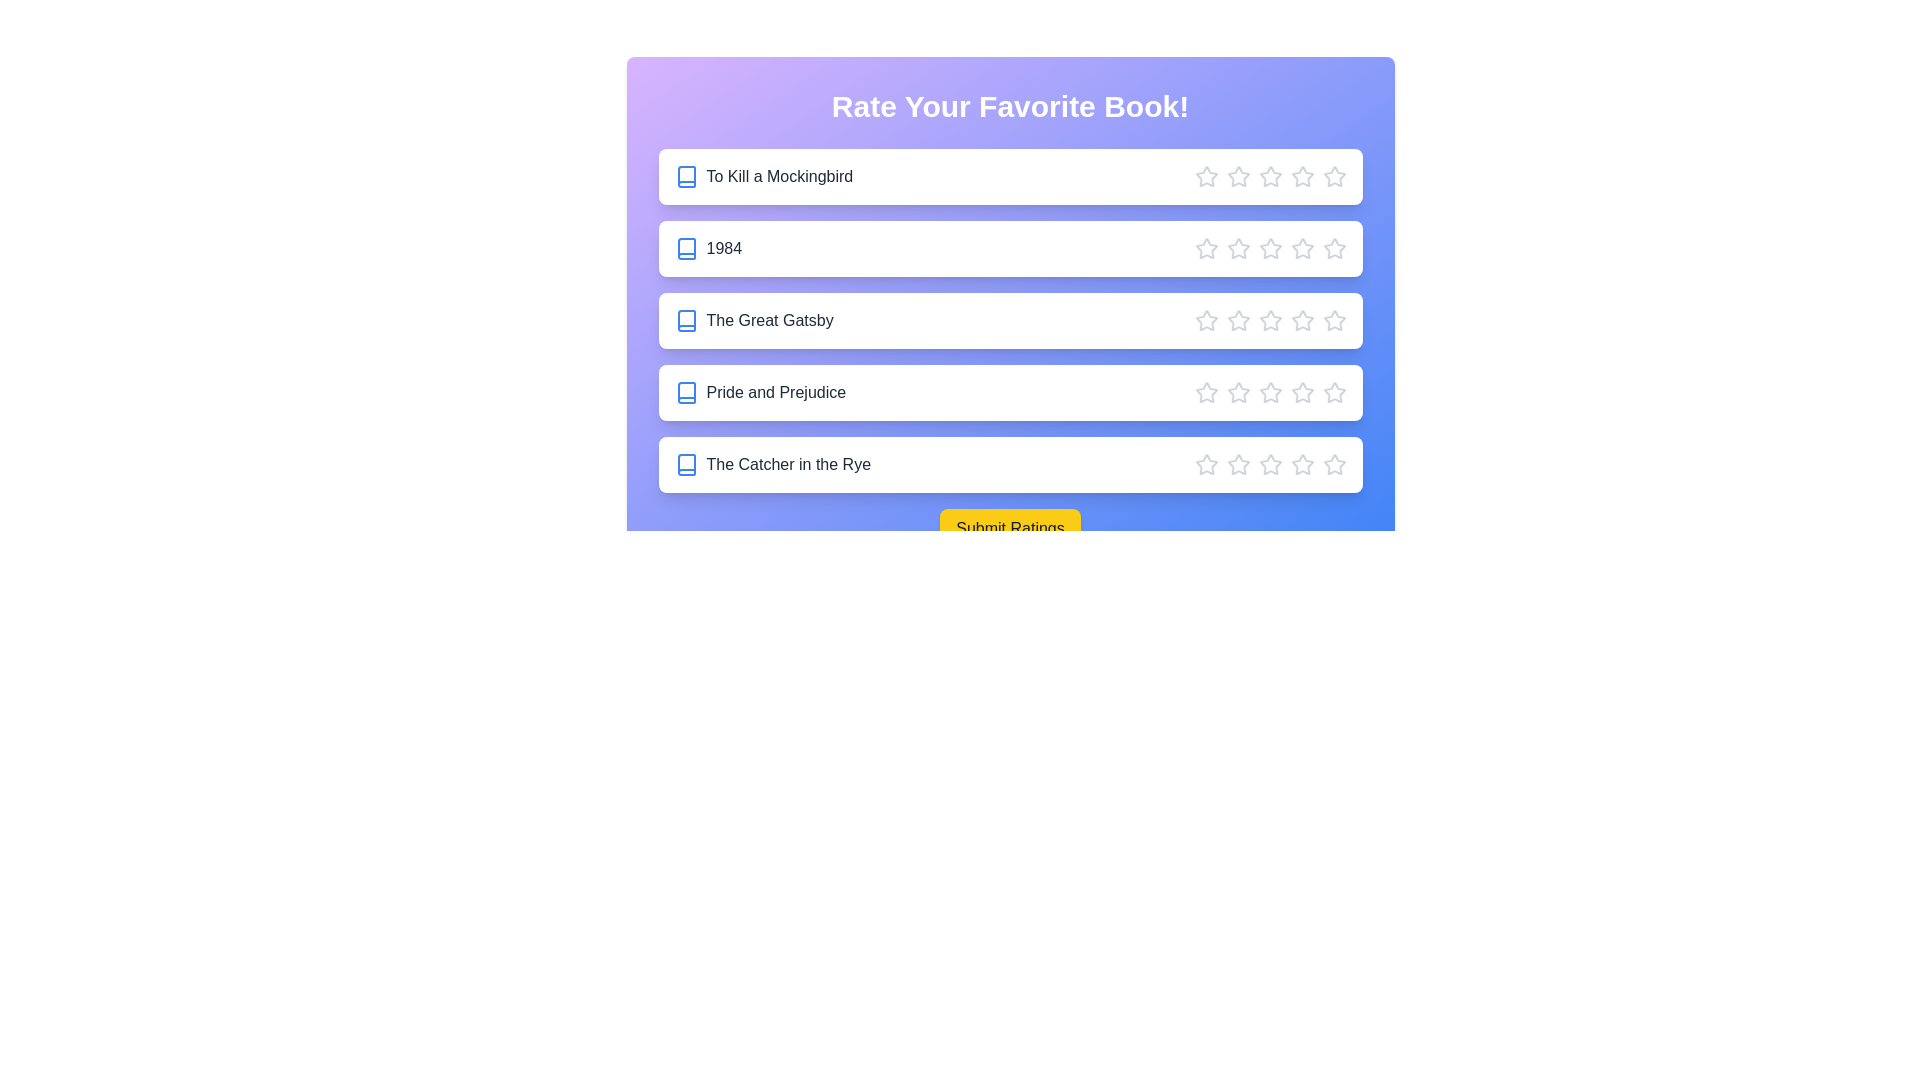 This screenshot has width=1920, height=1080. Describe the element at coordinates (1269, 176) in the screenshot. I see `the star corresponding to 3 stars for the book To Kill a Mockingbird` at that location.